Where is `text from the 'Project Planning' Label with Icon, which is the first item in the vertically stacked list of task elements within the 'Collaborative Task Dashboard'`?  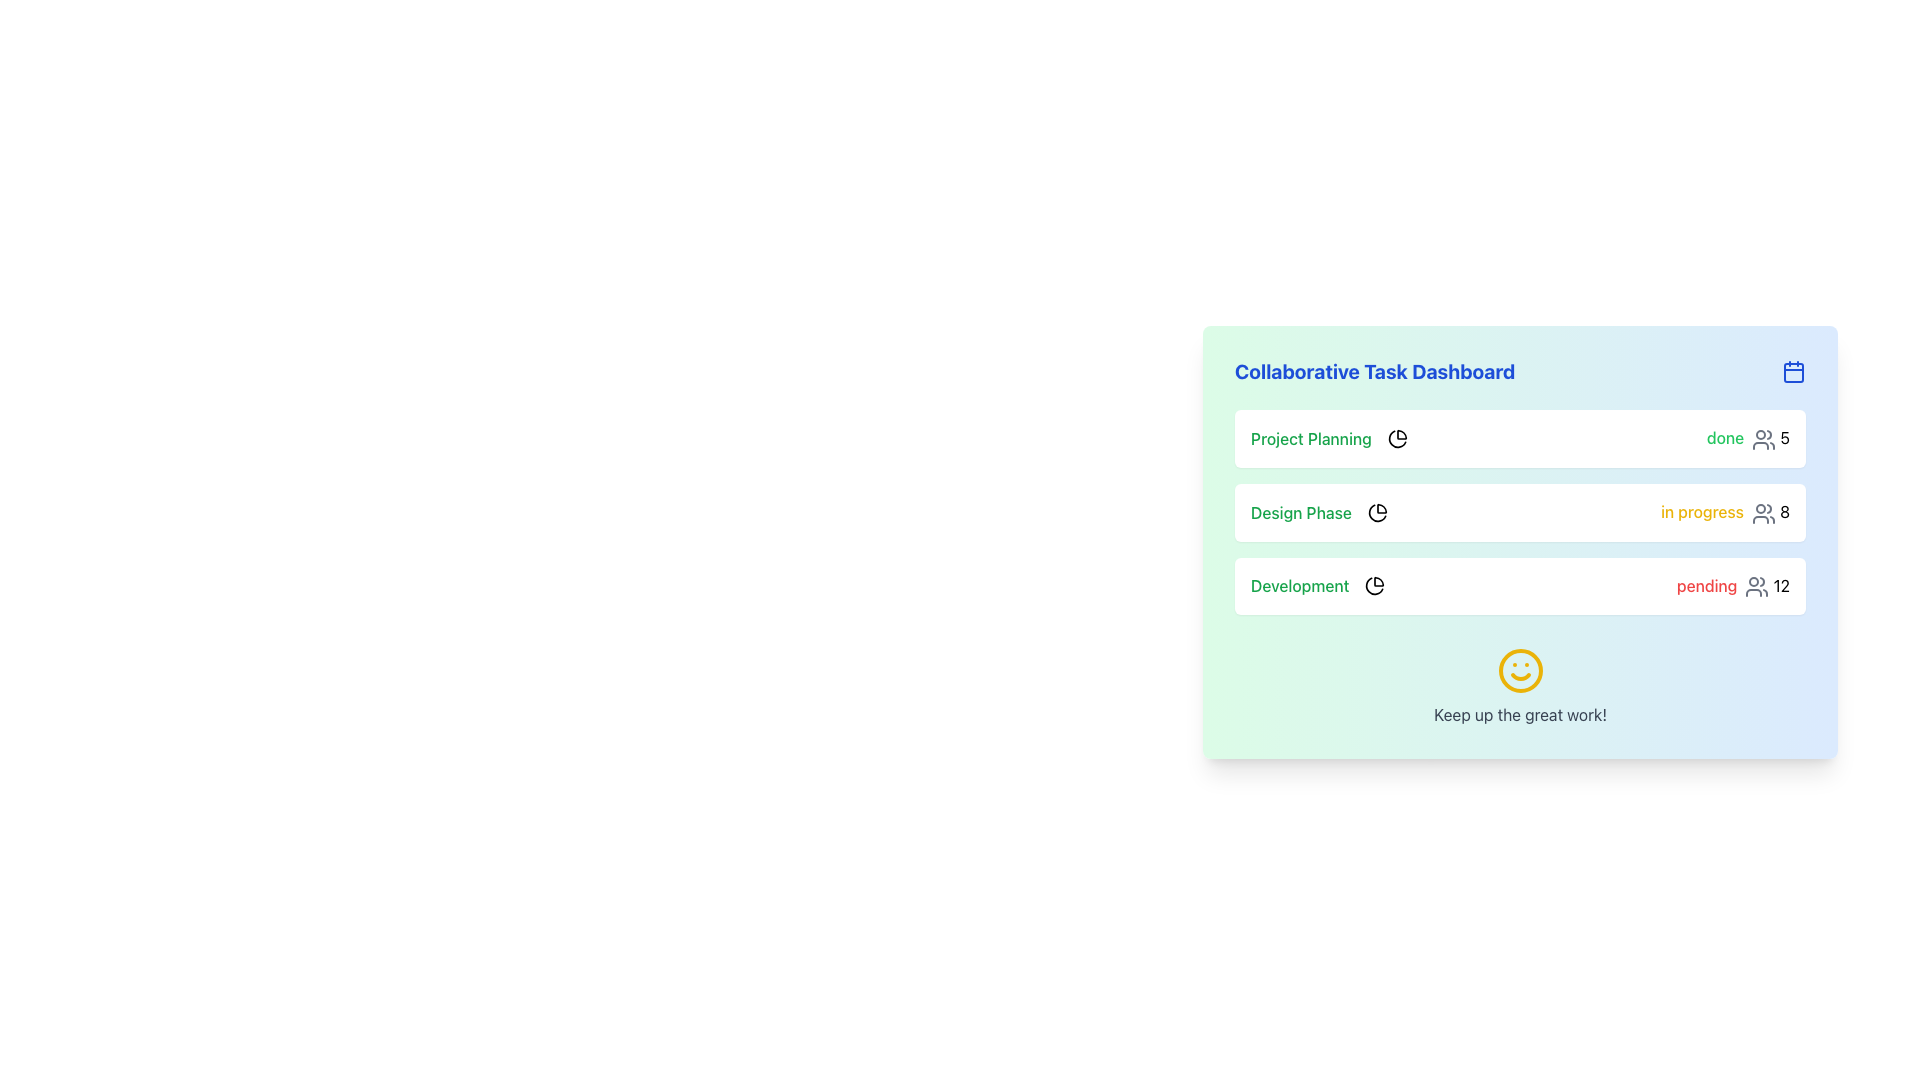
text from the 'Project Planning' Label with Icon, which is the first item in the vertically stacked list of task elements within the 'Collaborative Task Dashboard' is located at coordinates (1329, 437).